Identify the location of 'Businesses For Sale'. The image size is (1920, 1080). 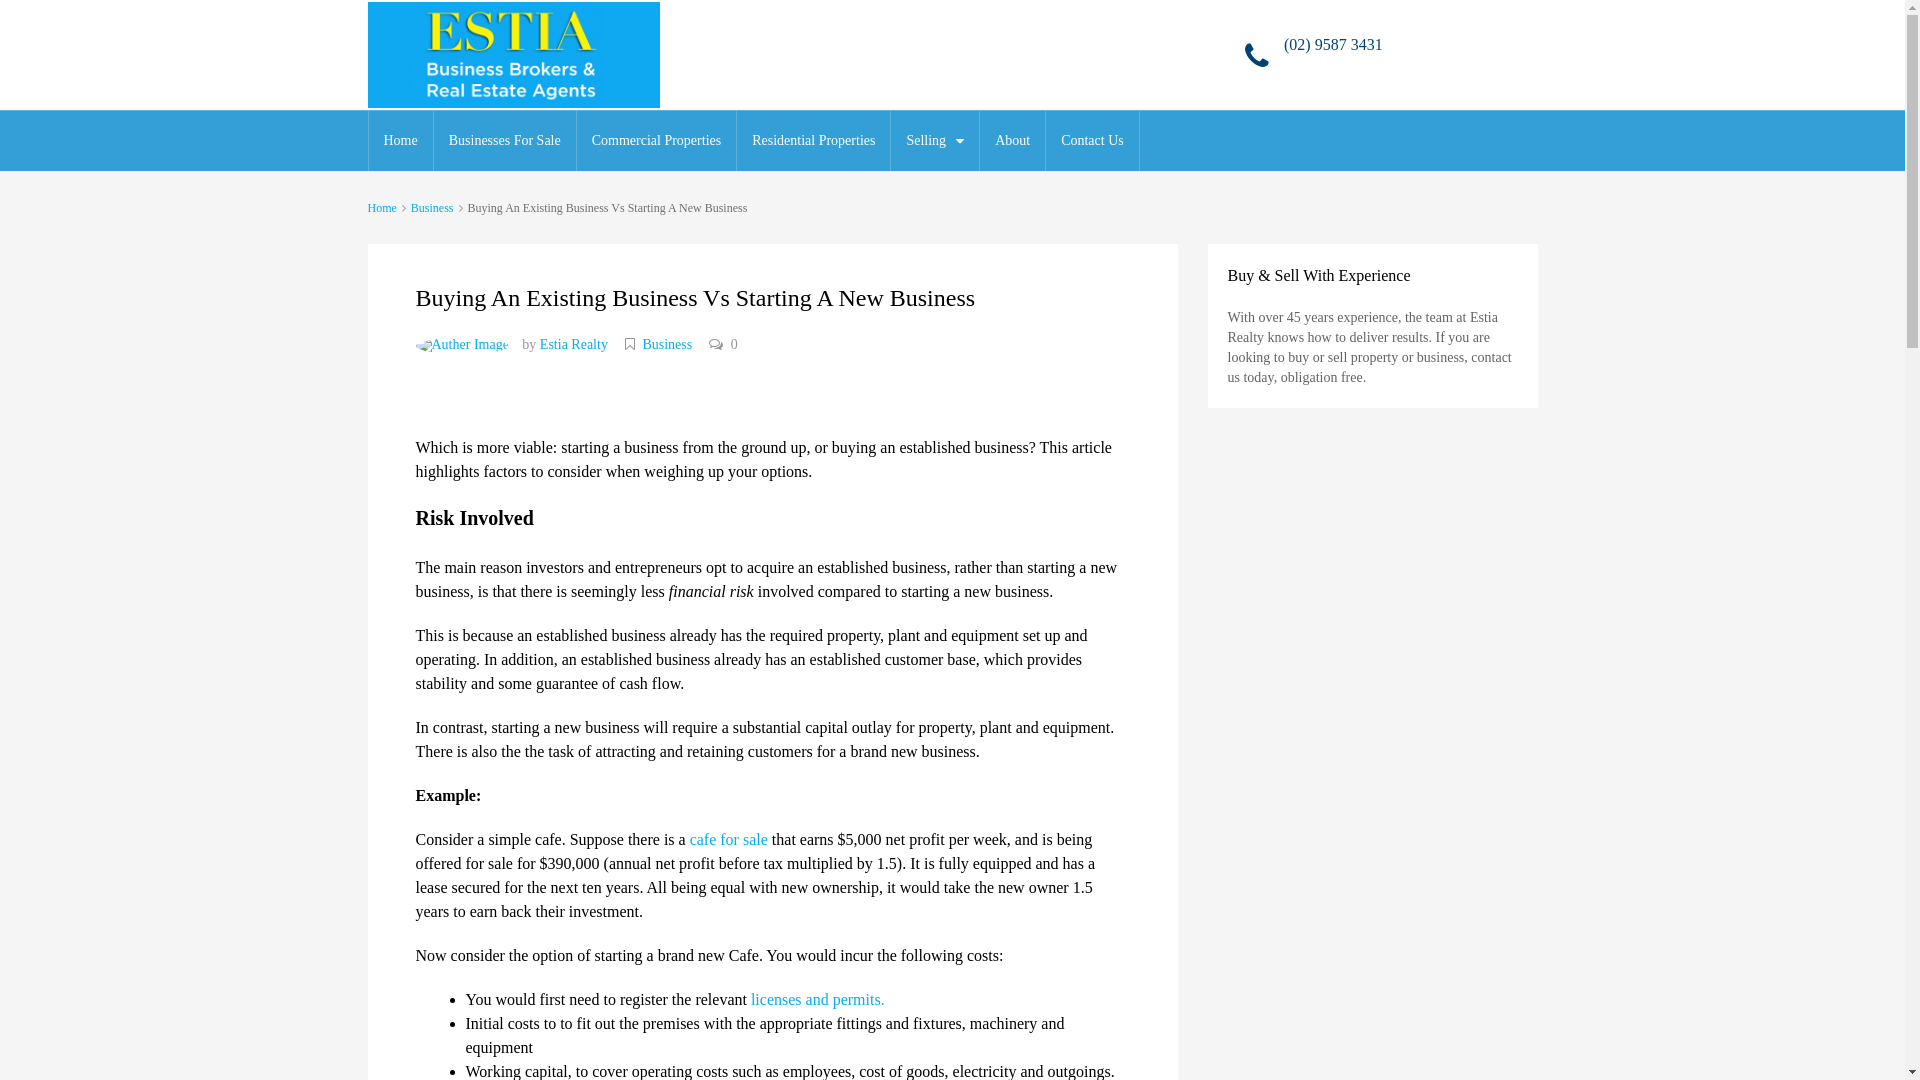
(504, 140).